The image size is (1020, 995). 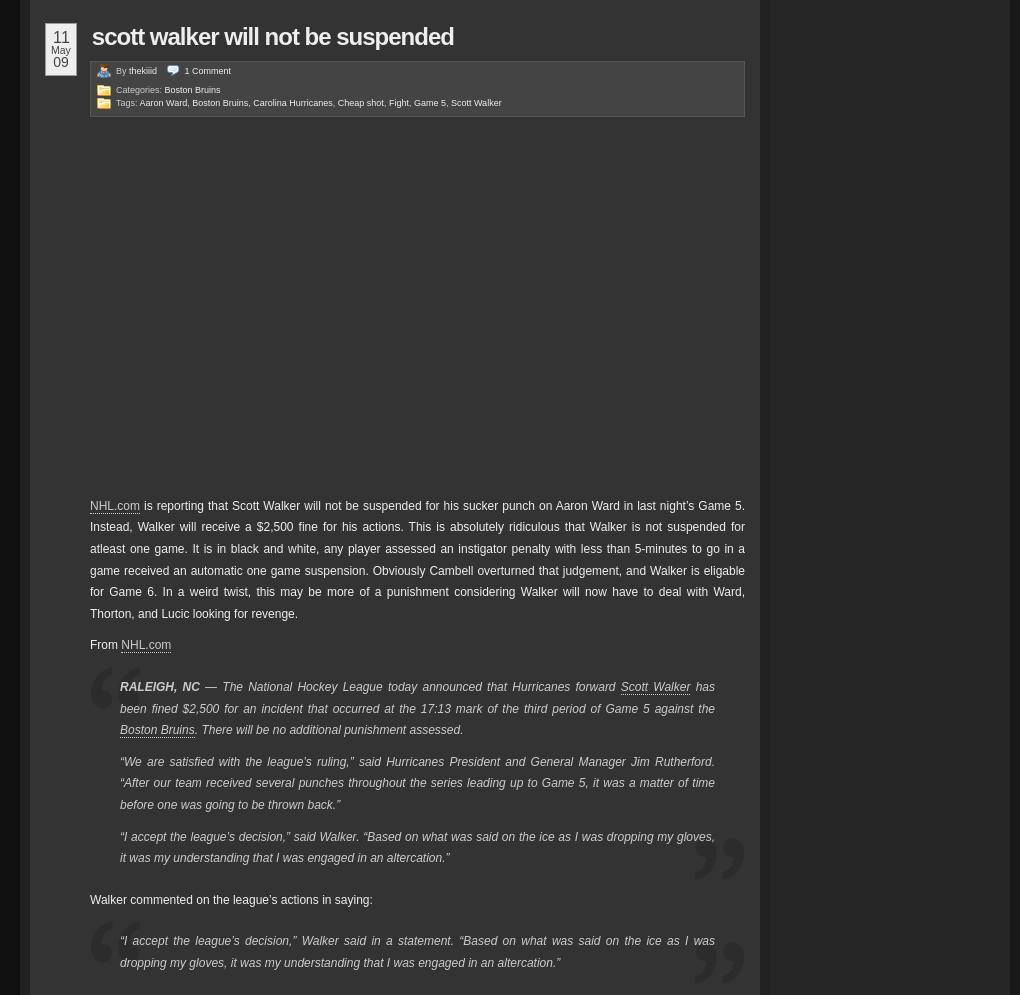 I want to click on 'Fight', so click(x=398, y=102).